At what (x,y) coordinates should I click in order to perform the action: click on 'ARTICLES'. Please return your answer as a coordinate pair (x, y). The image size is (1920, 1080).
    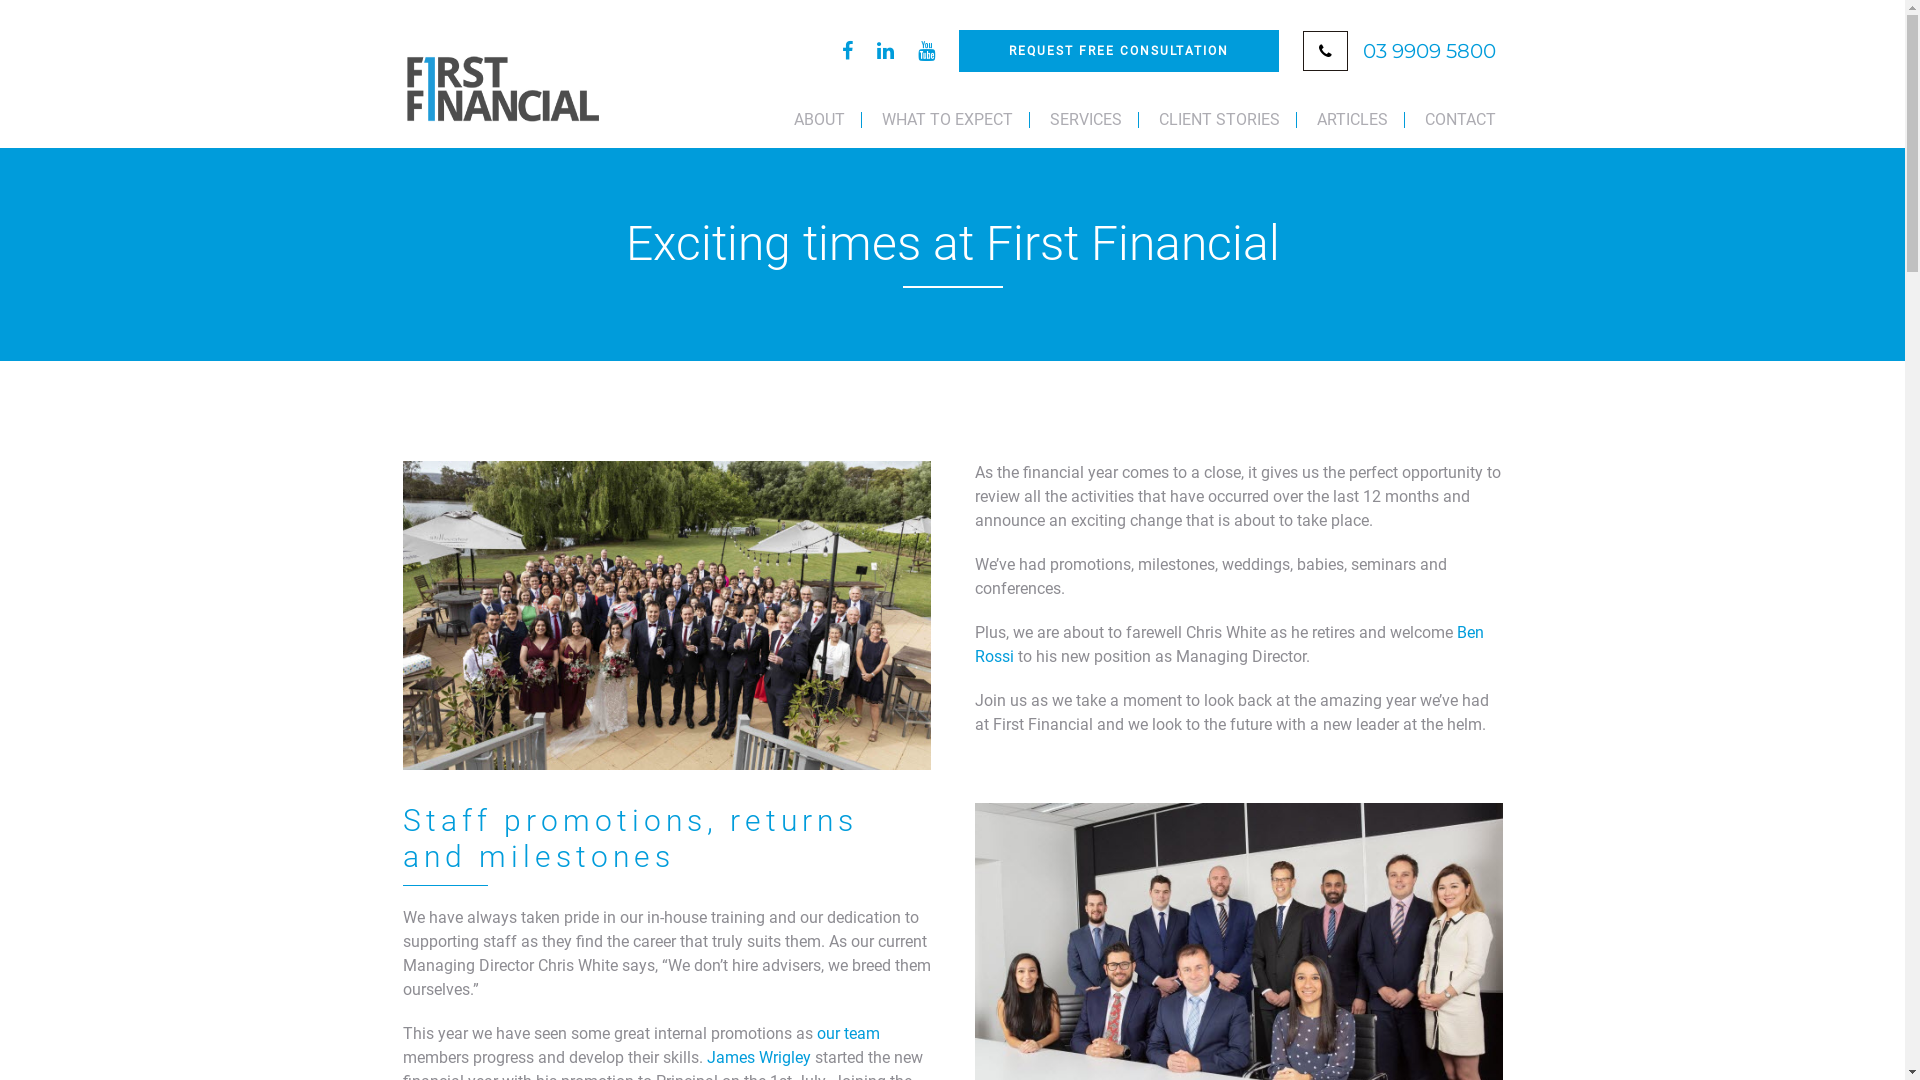
    Looking at the image, I should click on (1300, 119).